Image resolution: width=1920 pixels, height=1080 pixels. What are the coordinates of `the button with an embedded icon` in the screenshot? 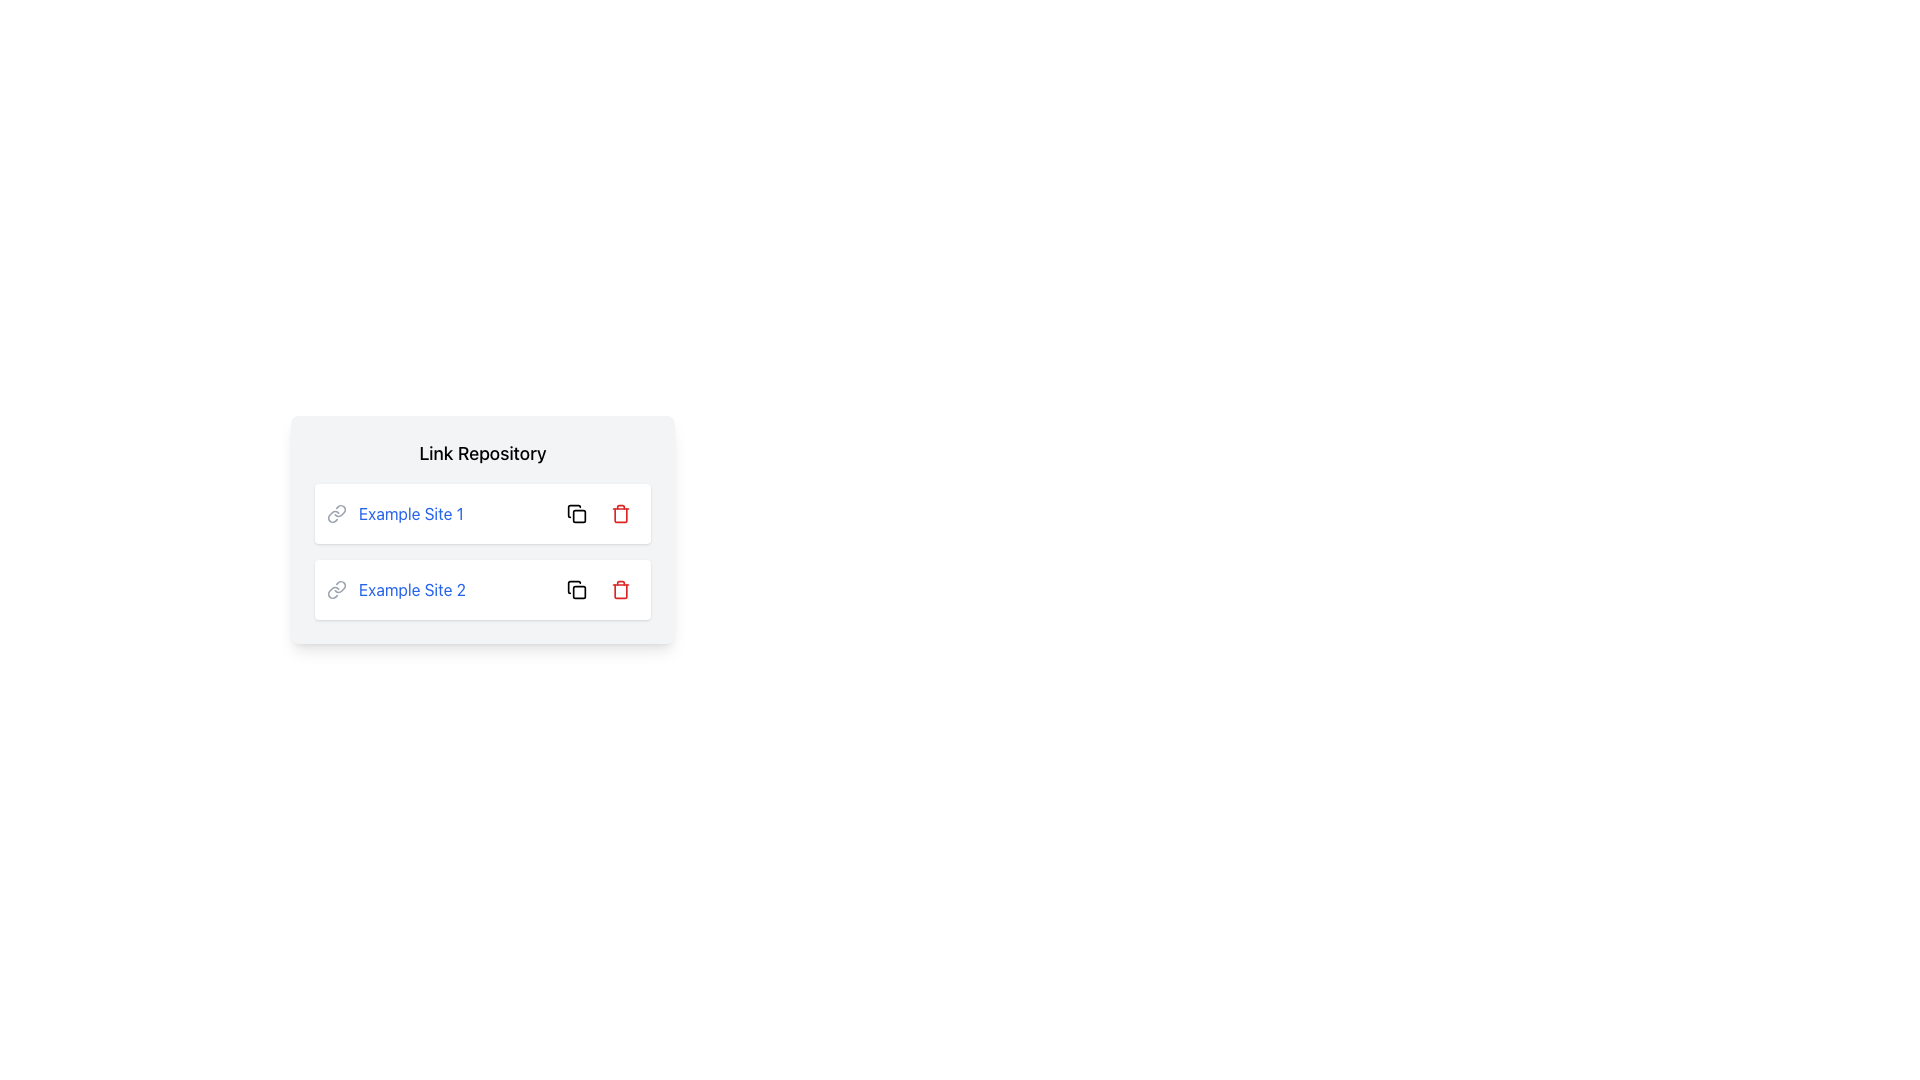 It's located at (619, 512).